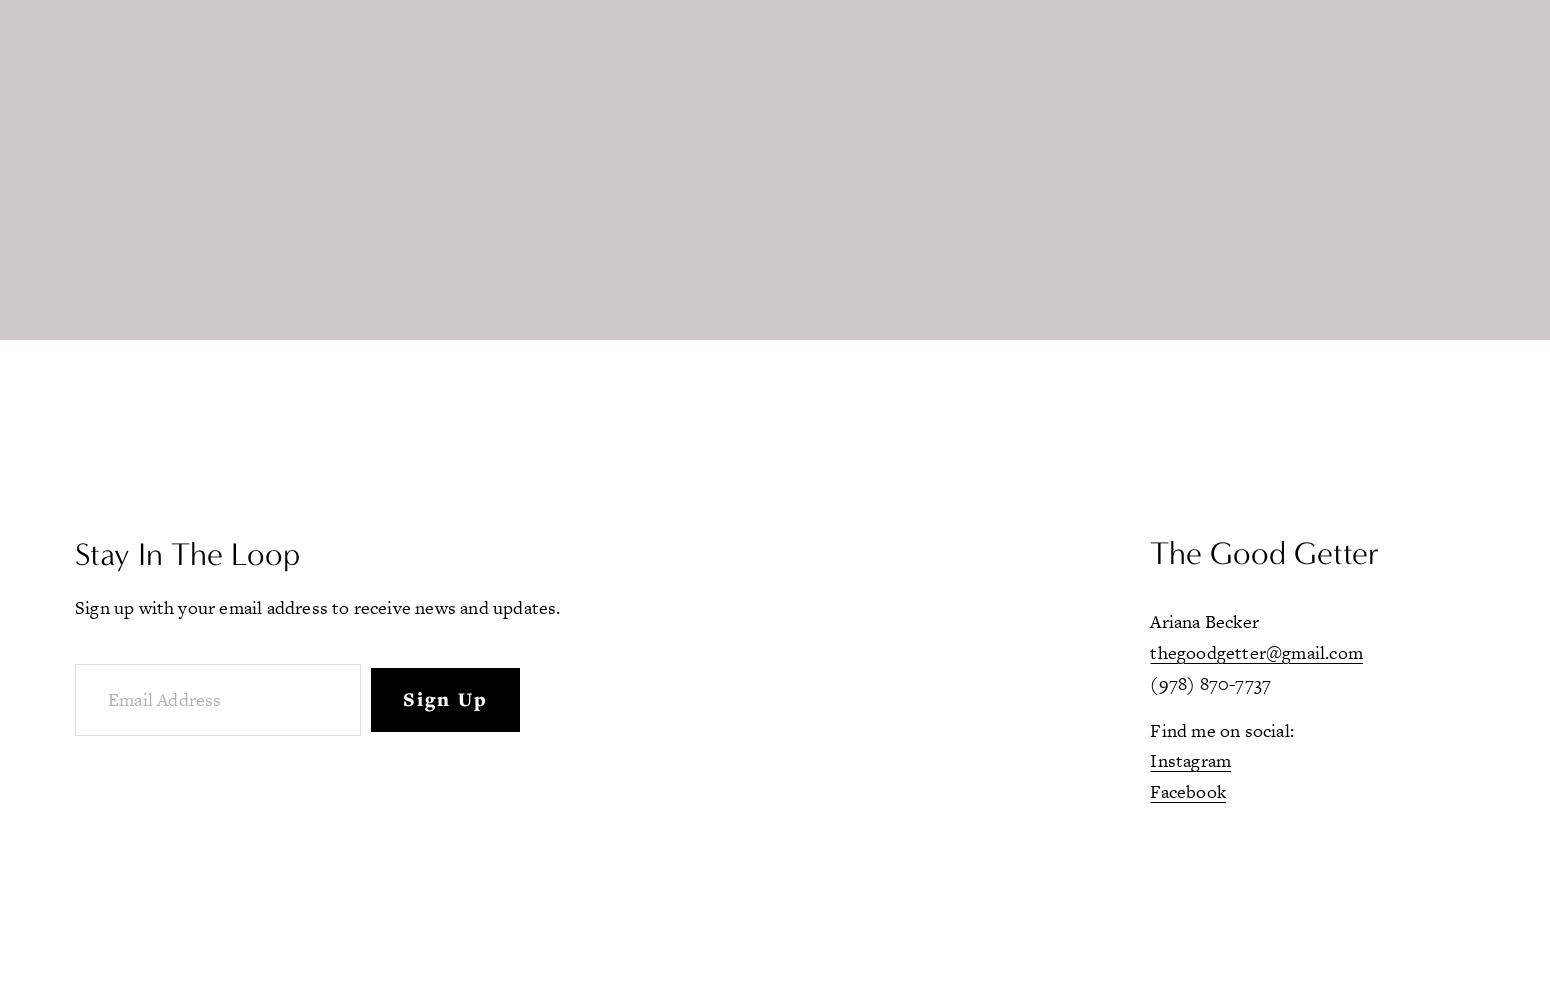  What do you see at coordinates (229, 297) in the screenshot?
I see `'Yoga'` at bounding box center [229, 297].